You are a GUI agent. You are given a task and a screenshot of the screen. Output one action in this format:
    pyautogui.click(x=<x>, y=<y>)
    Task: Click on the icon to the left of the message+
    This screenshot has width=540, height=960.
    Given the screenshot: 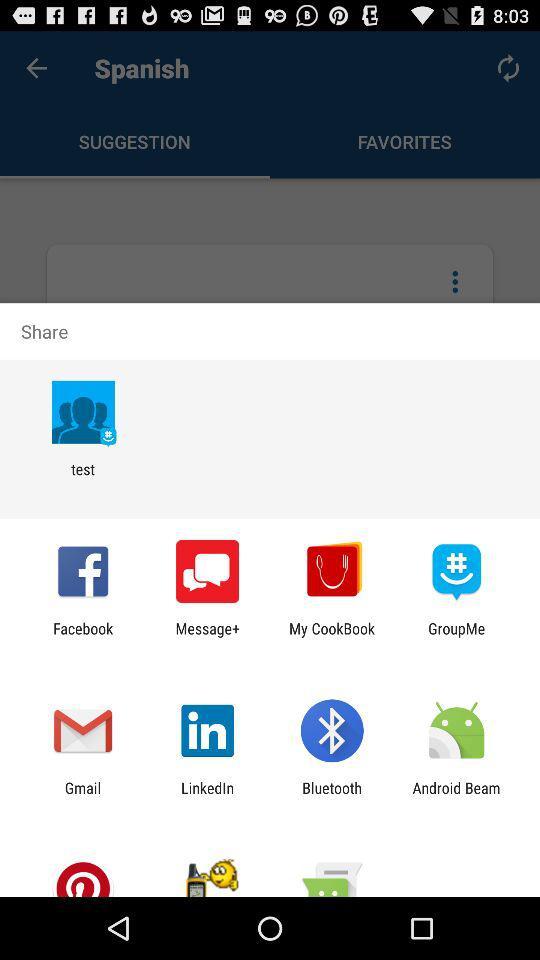 What is the action you would take?
    pyautogui.click(x=82, y=636)
    